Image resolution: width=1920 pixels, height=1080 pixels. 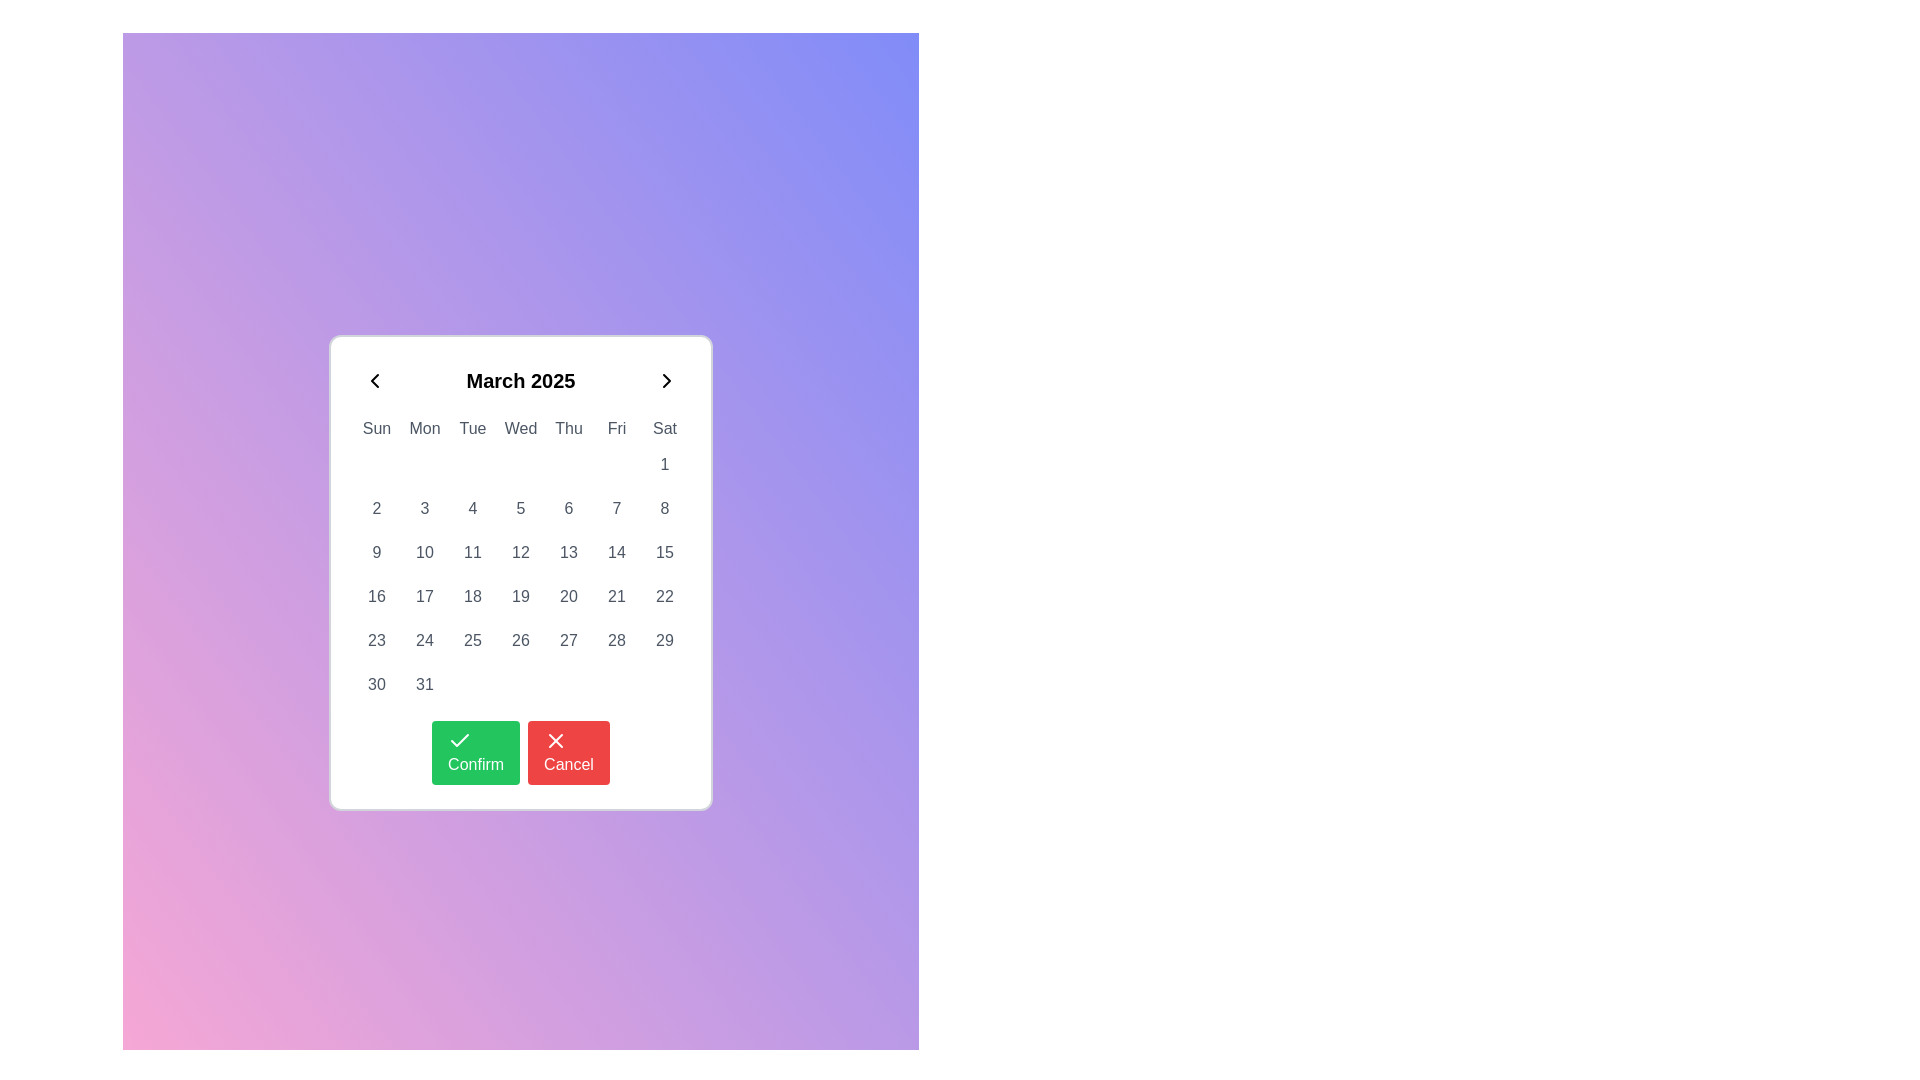 What do you see at coordinates (616, 427) in the screenshot?
I see `the text label displaying 'Fri' in the weekday header row of the calendar interface, located under the title 'March 2025'` at bounding box center [616, 427].